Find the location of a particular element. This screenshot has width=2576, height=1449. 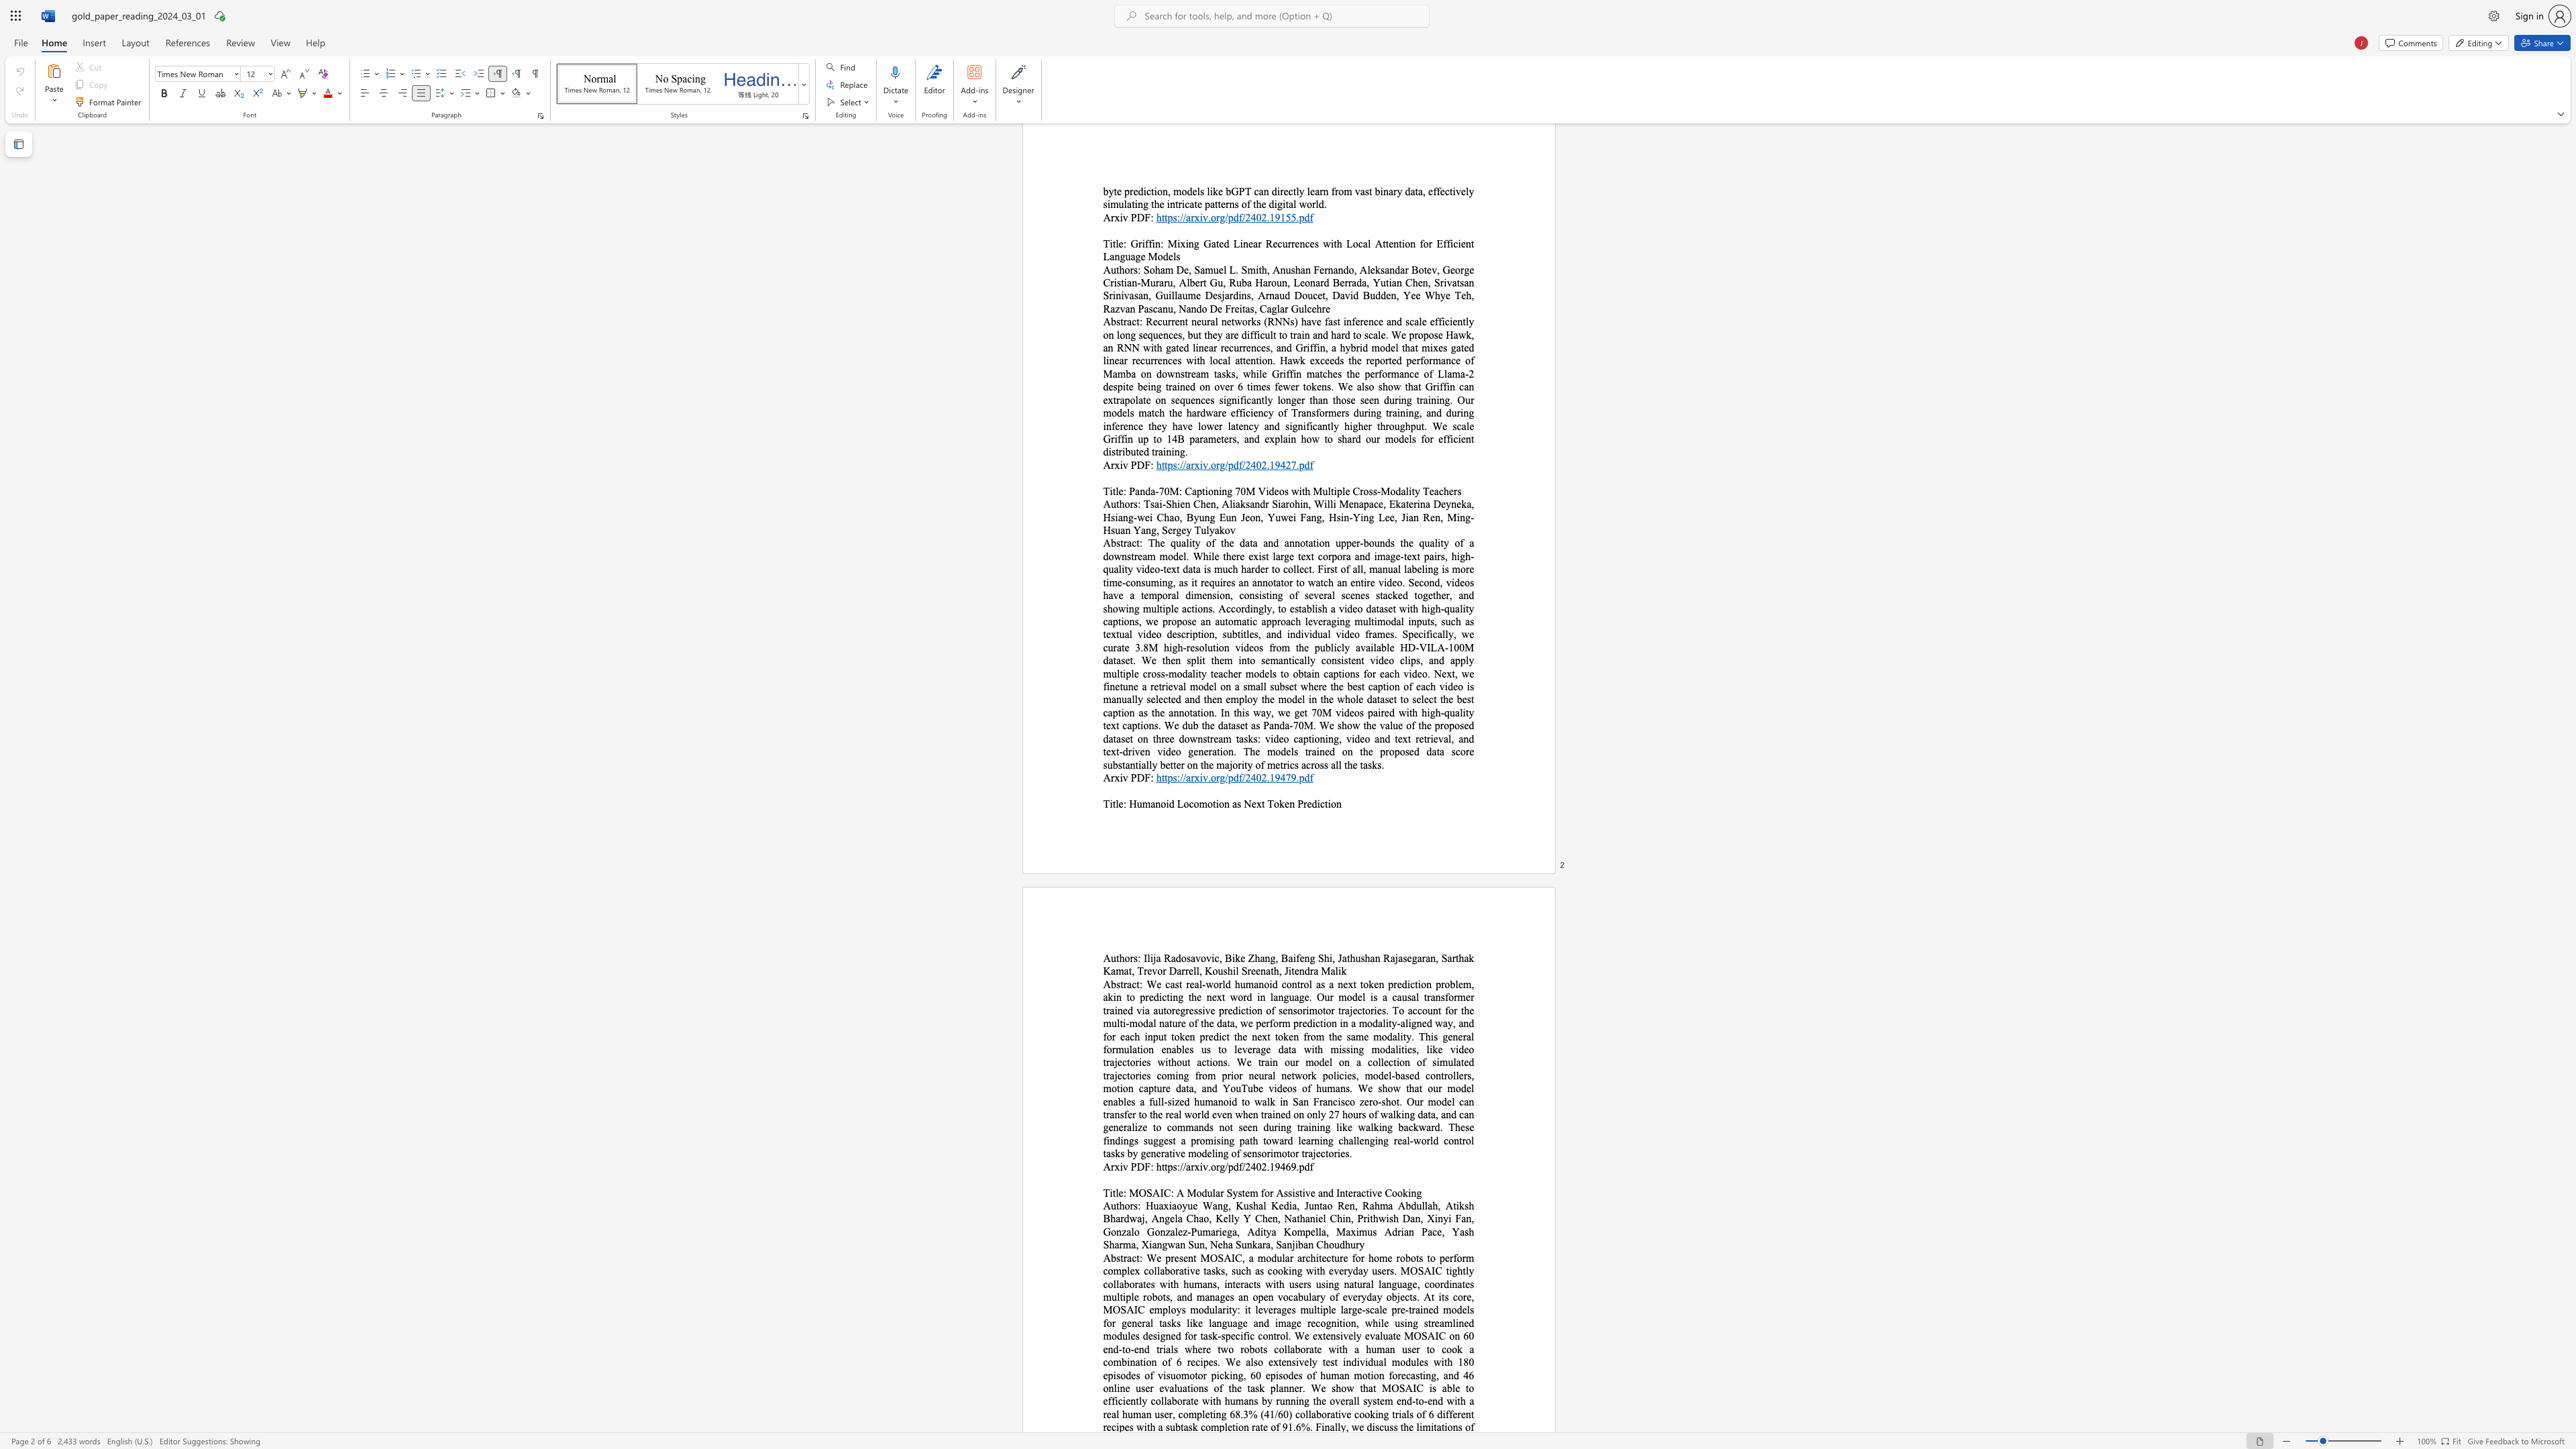

the subset text ", Jathushan Rajasegaran, Sarthak Kamat, Trevor Darre" within the text "Ilija Radosavovic, Bike Zhang, Baifeng Shi, Jathushan Rajasegaran, Sarthak Kamat, Trevor Darrell, Koushil Sreenath, Jitendra Malik" is located at coordinates (1332, 957).